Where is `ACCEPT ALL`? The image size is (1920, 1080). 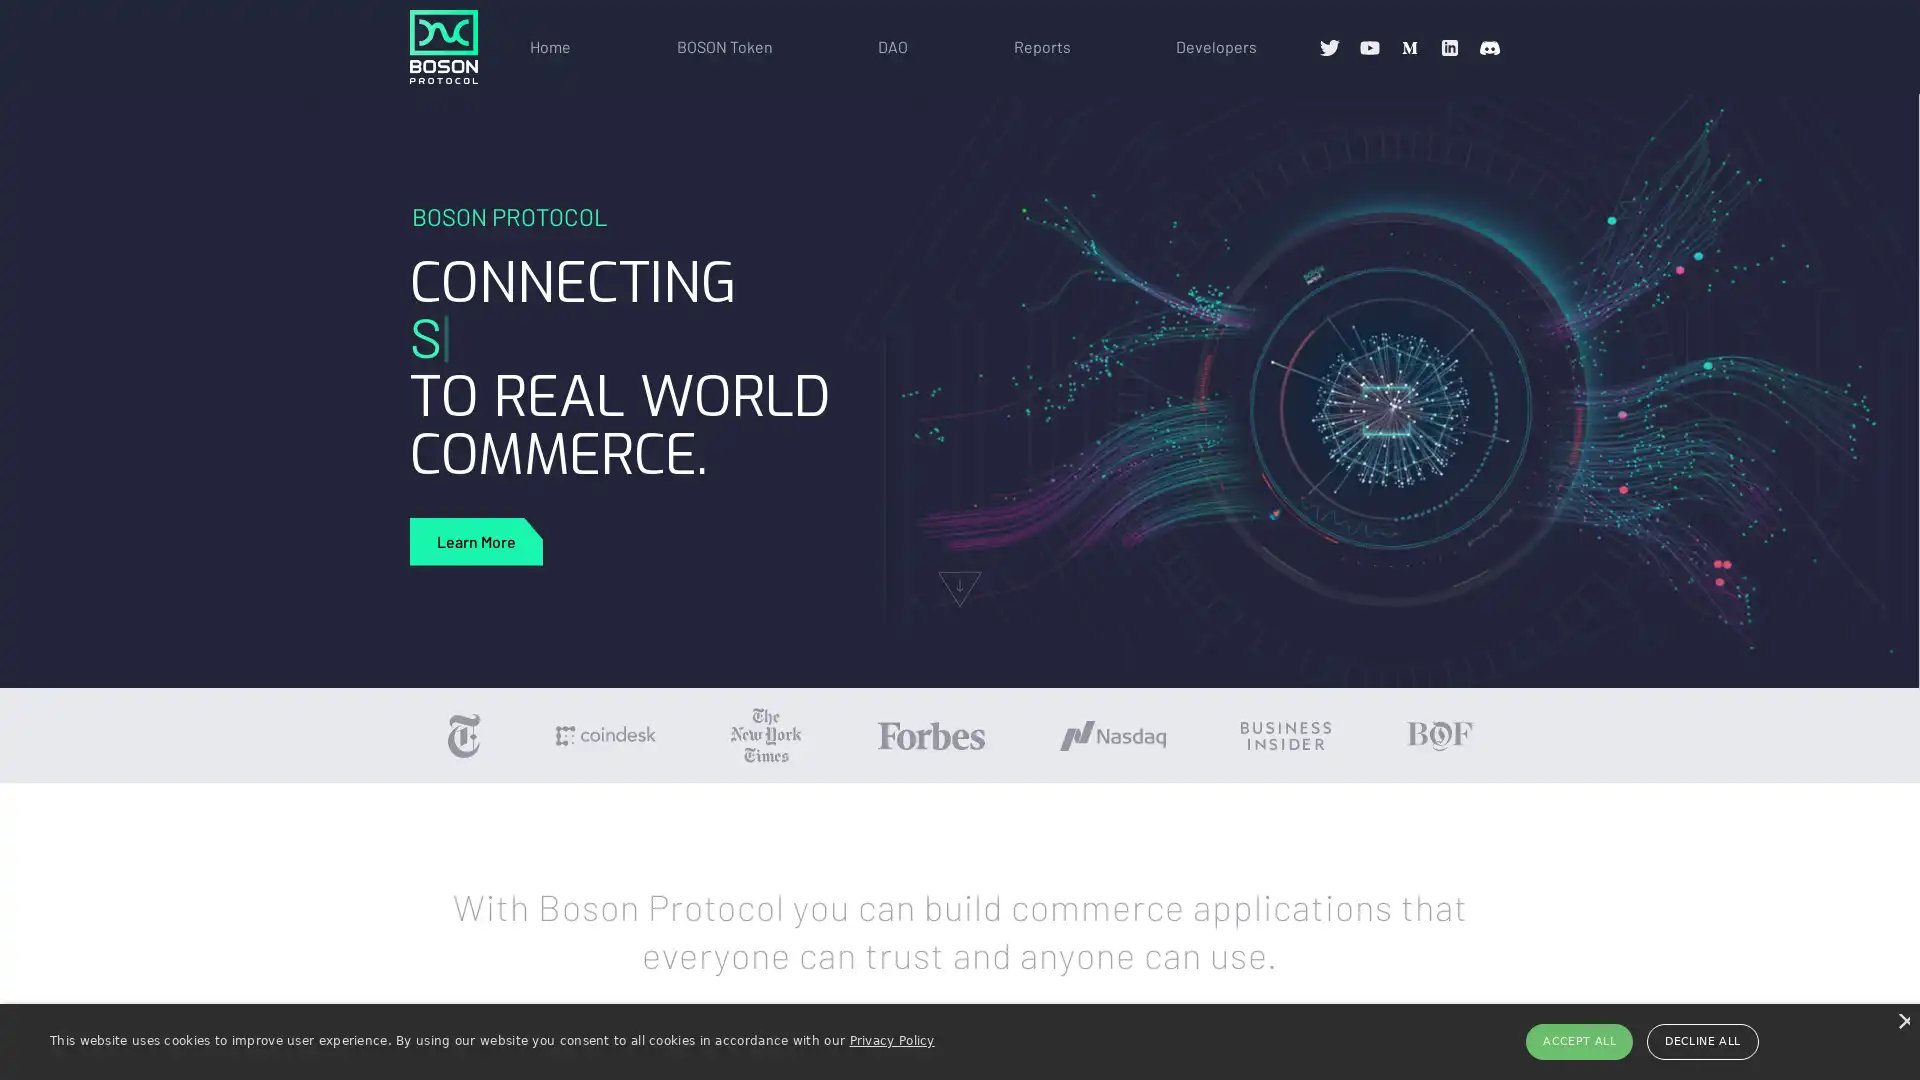
ACCEPT ALL is located at coordinates (1578, 1040).